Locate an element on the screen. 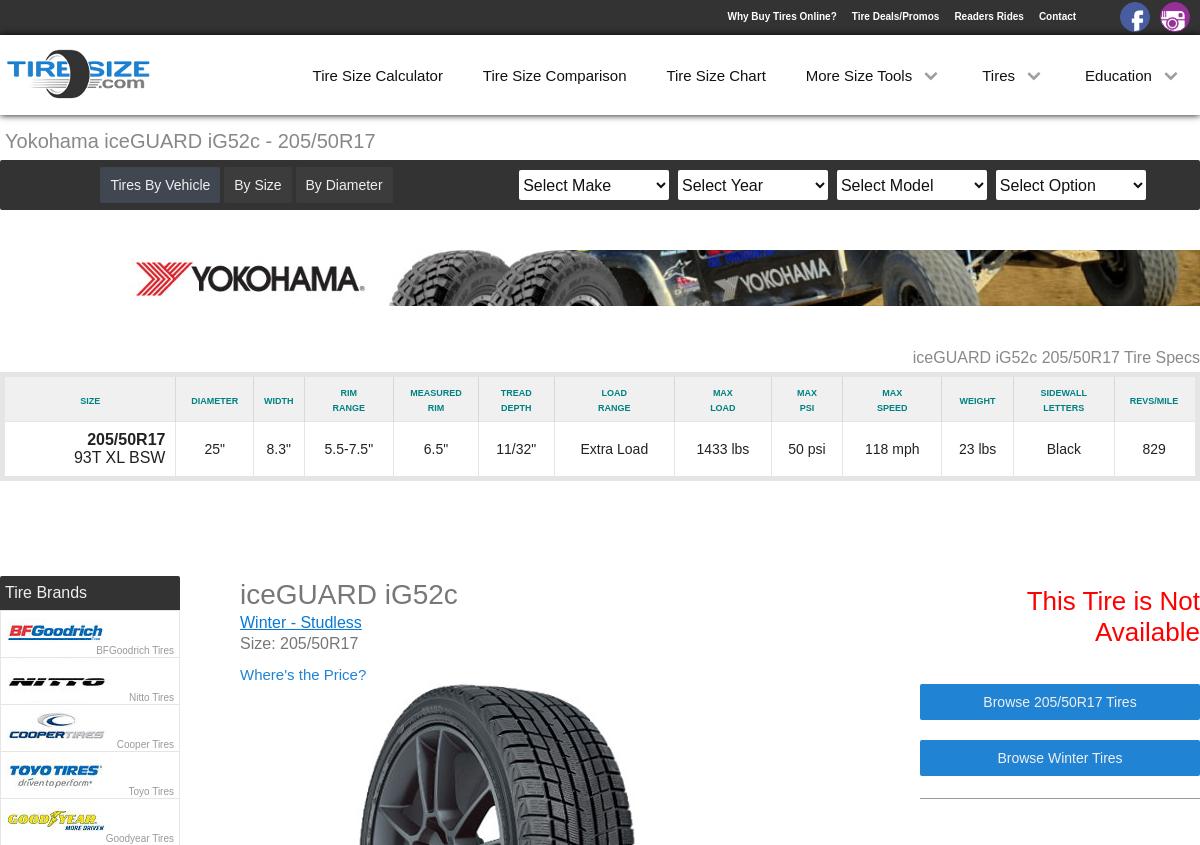  'Tire Size Chart' is located at coordinates (715, 74).